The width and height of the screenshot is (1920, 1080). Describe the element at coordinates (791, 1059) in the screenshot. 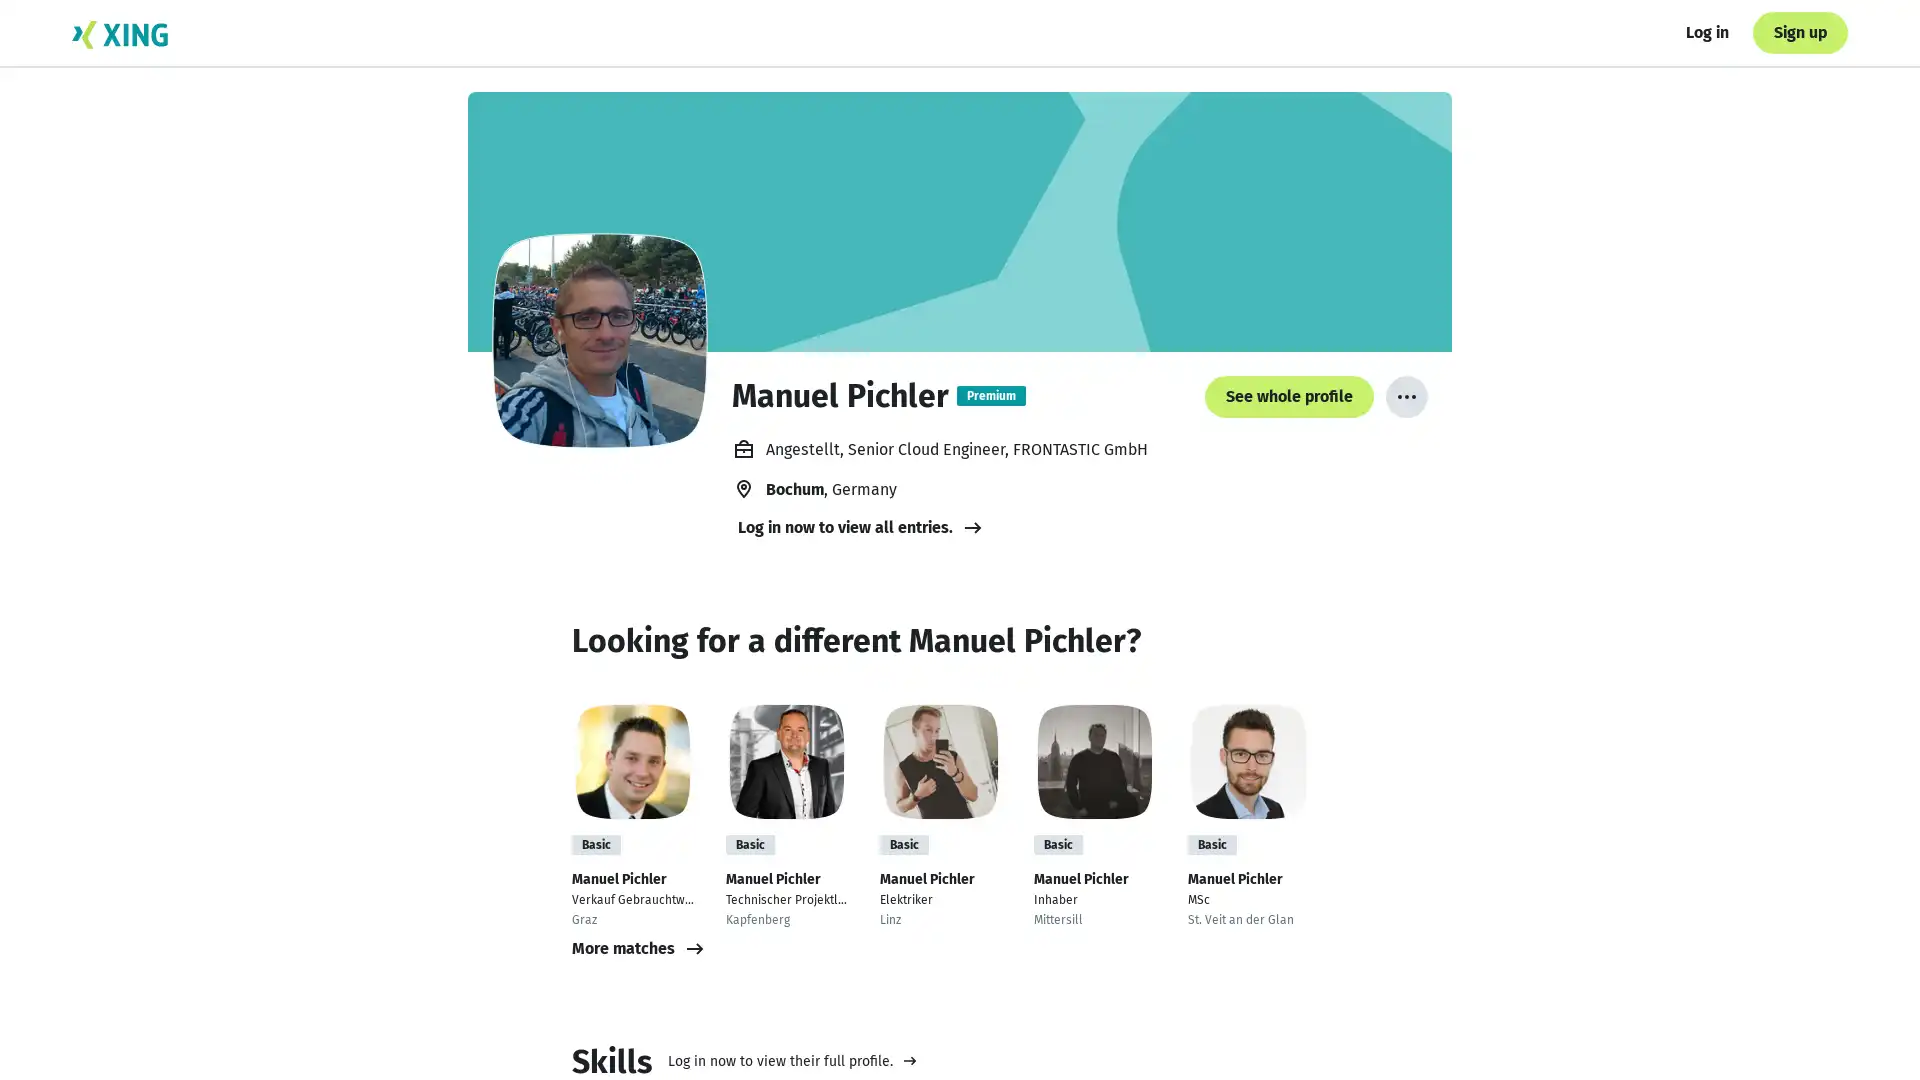

I see `Log in now to view their full profile.` at that location.